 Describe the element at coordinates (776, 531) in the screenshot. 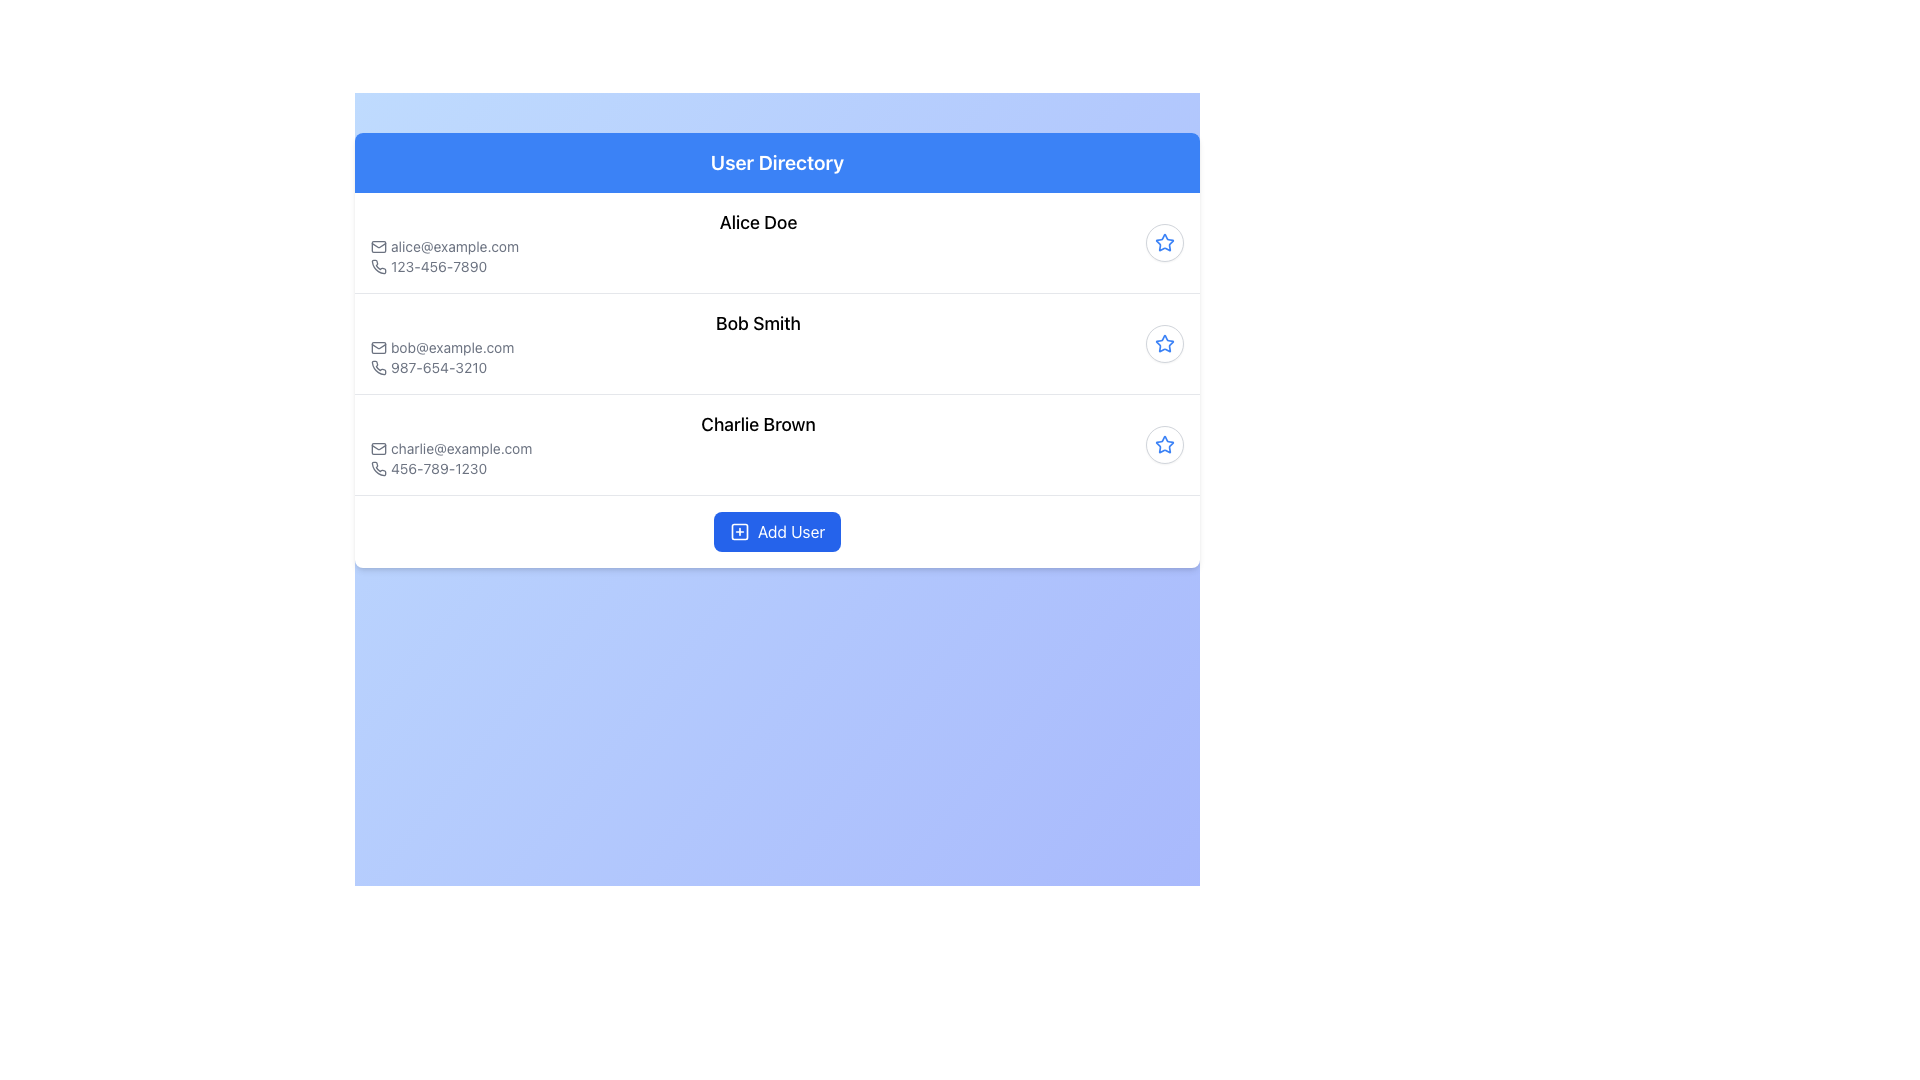

I see `the blue 'Add User' button using keyboard navigation` at that location.